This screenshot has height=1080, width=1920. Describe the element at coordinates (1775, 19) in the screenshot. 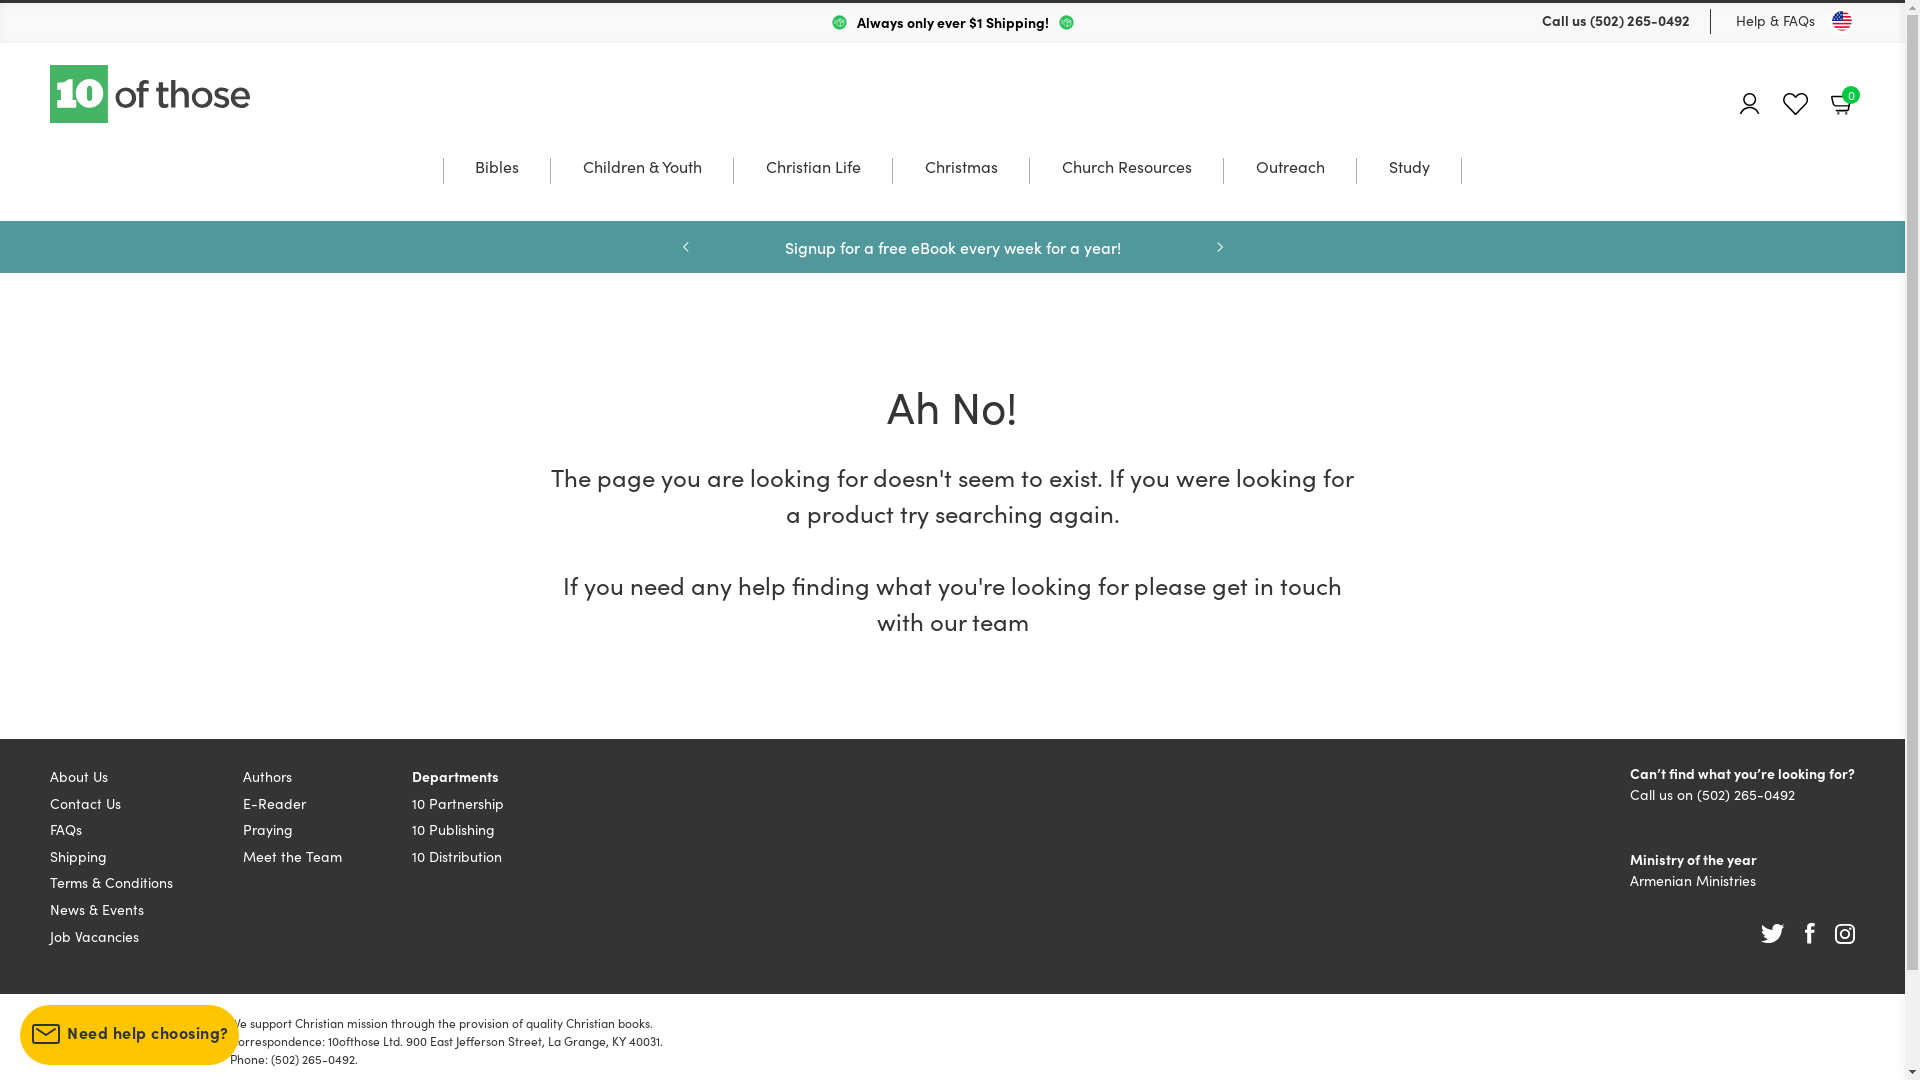

I see `'Help & FAQs'` at that location.